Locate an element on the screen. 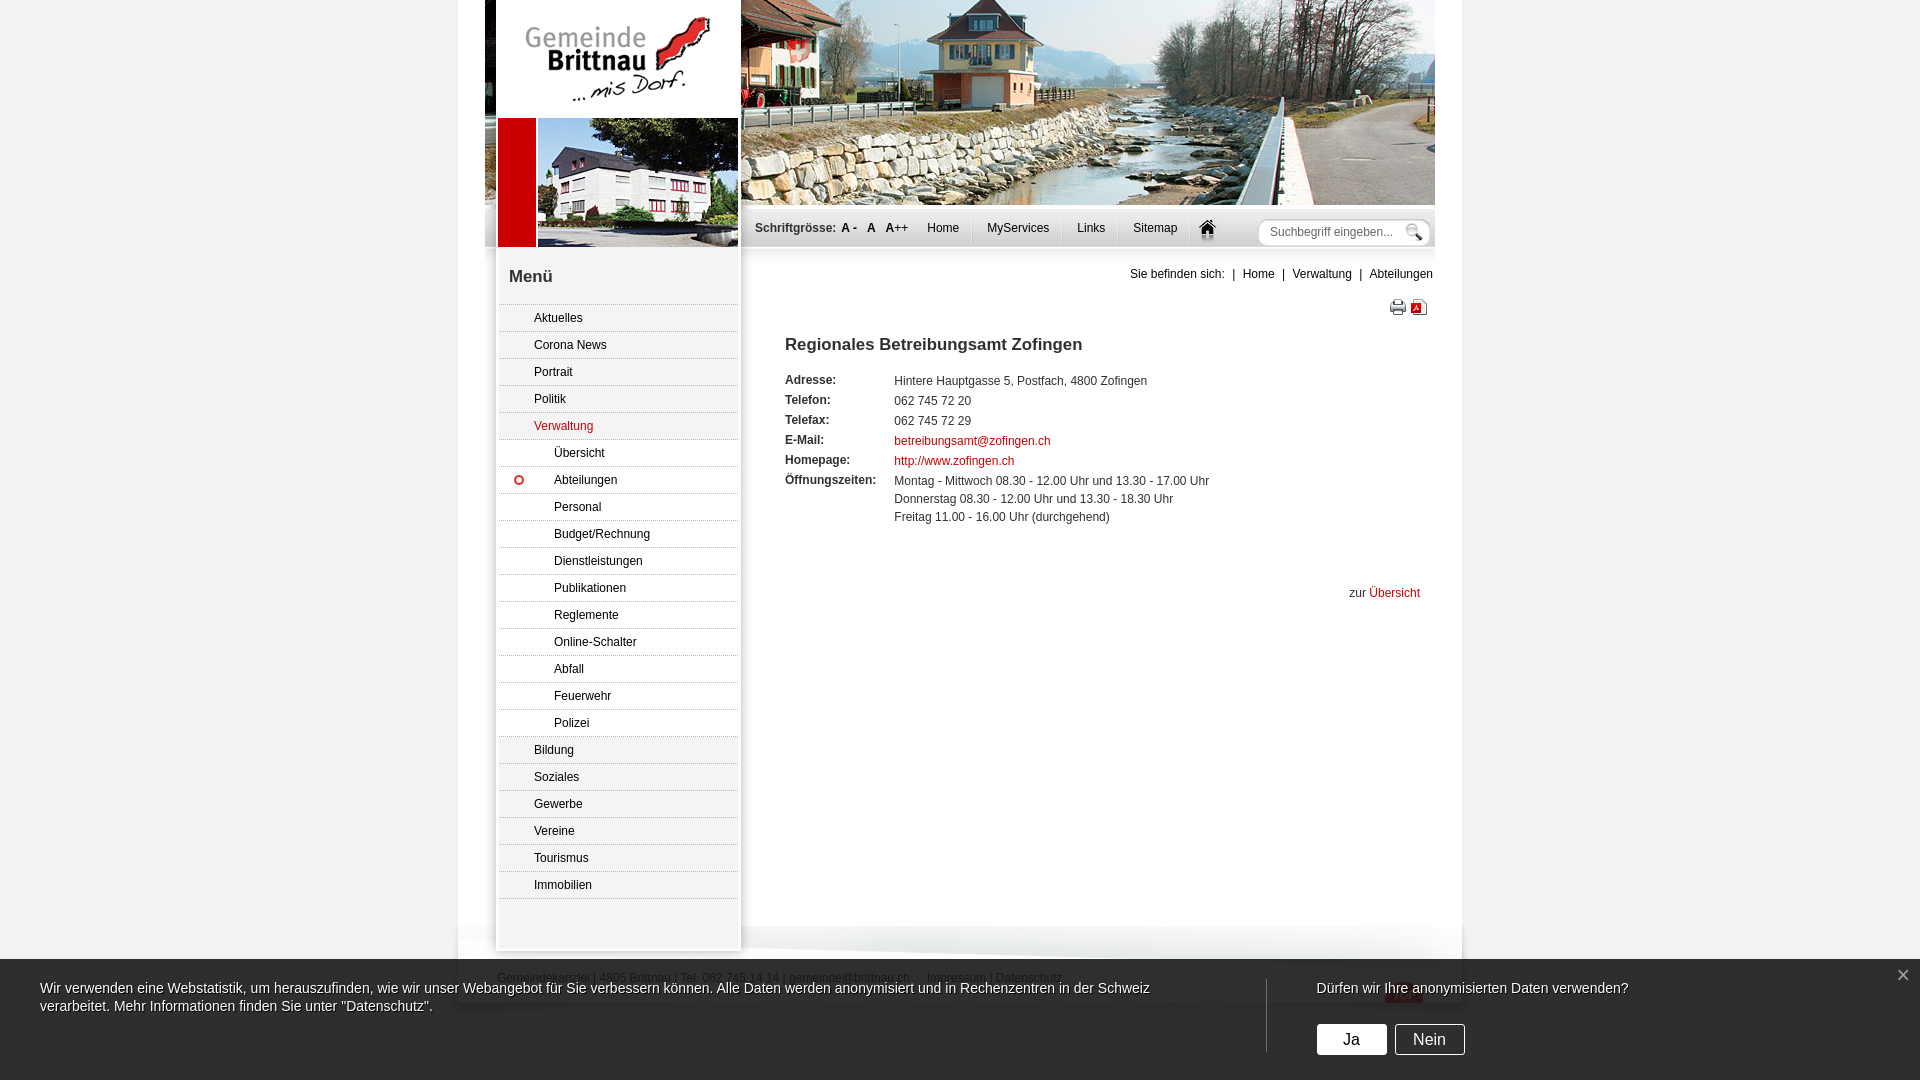 This screenshot has height=1080, width=1920. 'Corona News' is located at coordinates (617, 344).